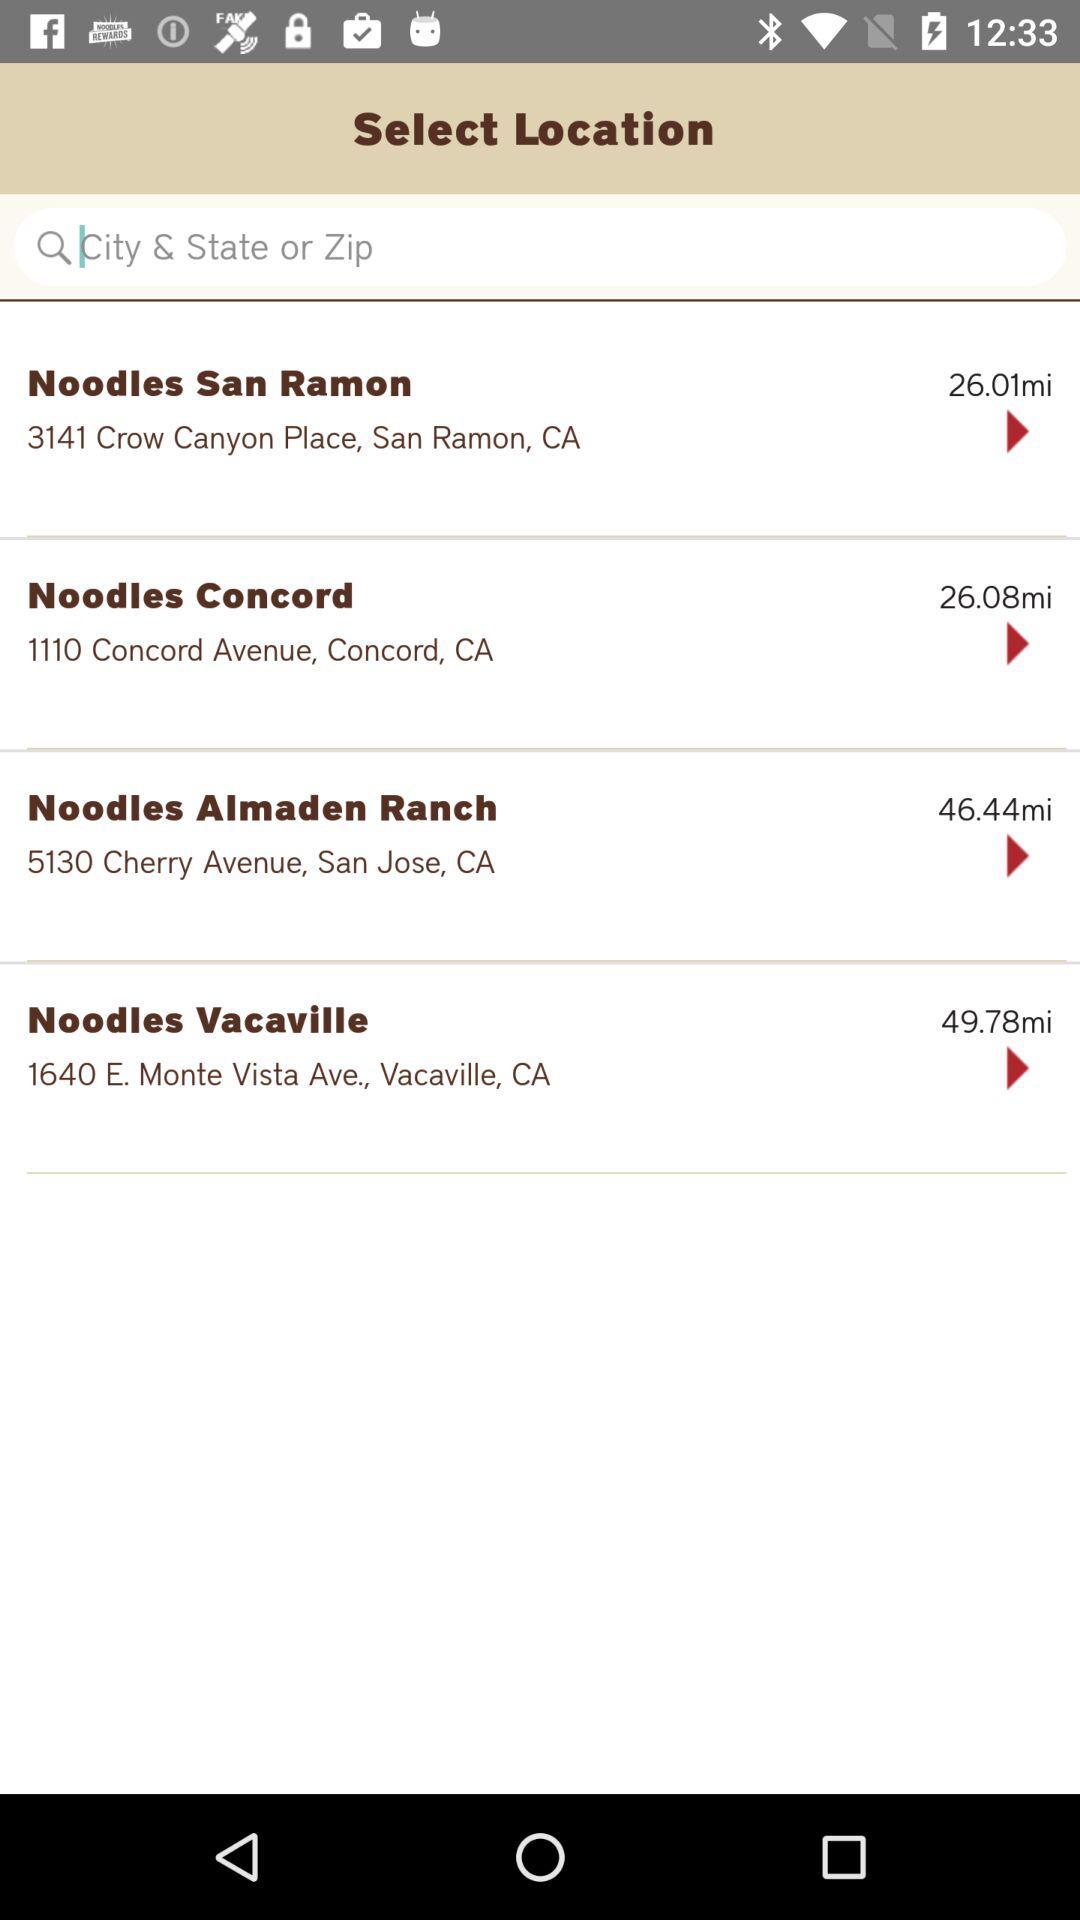 The height and width of the screenshot is (1920, 1080). I want to click on icon next to 46.44mi, so click(436, 806).